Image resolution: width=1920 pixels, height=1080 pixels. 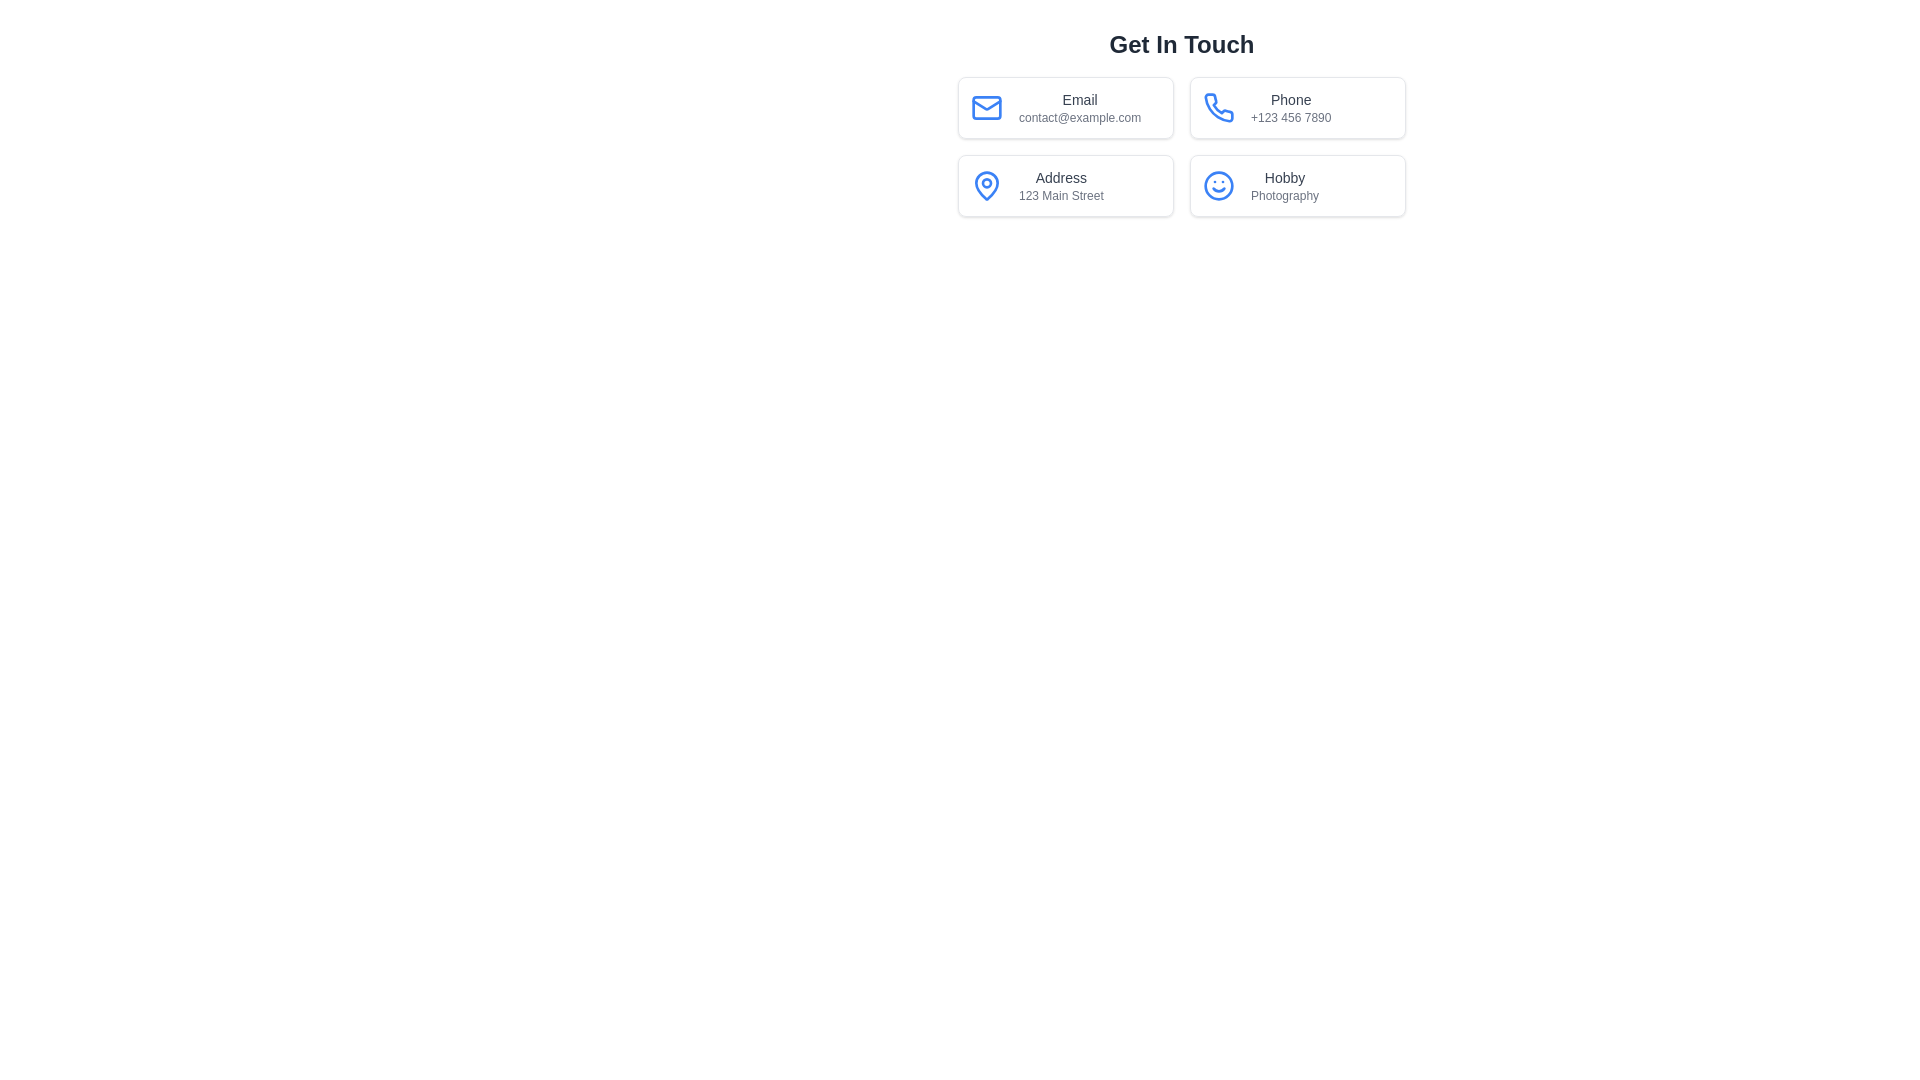 I want to click on the decorative location marker icon in the 'Address' section of the grid under the 'Get In Touch' header, so click(x=987, y=185).